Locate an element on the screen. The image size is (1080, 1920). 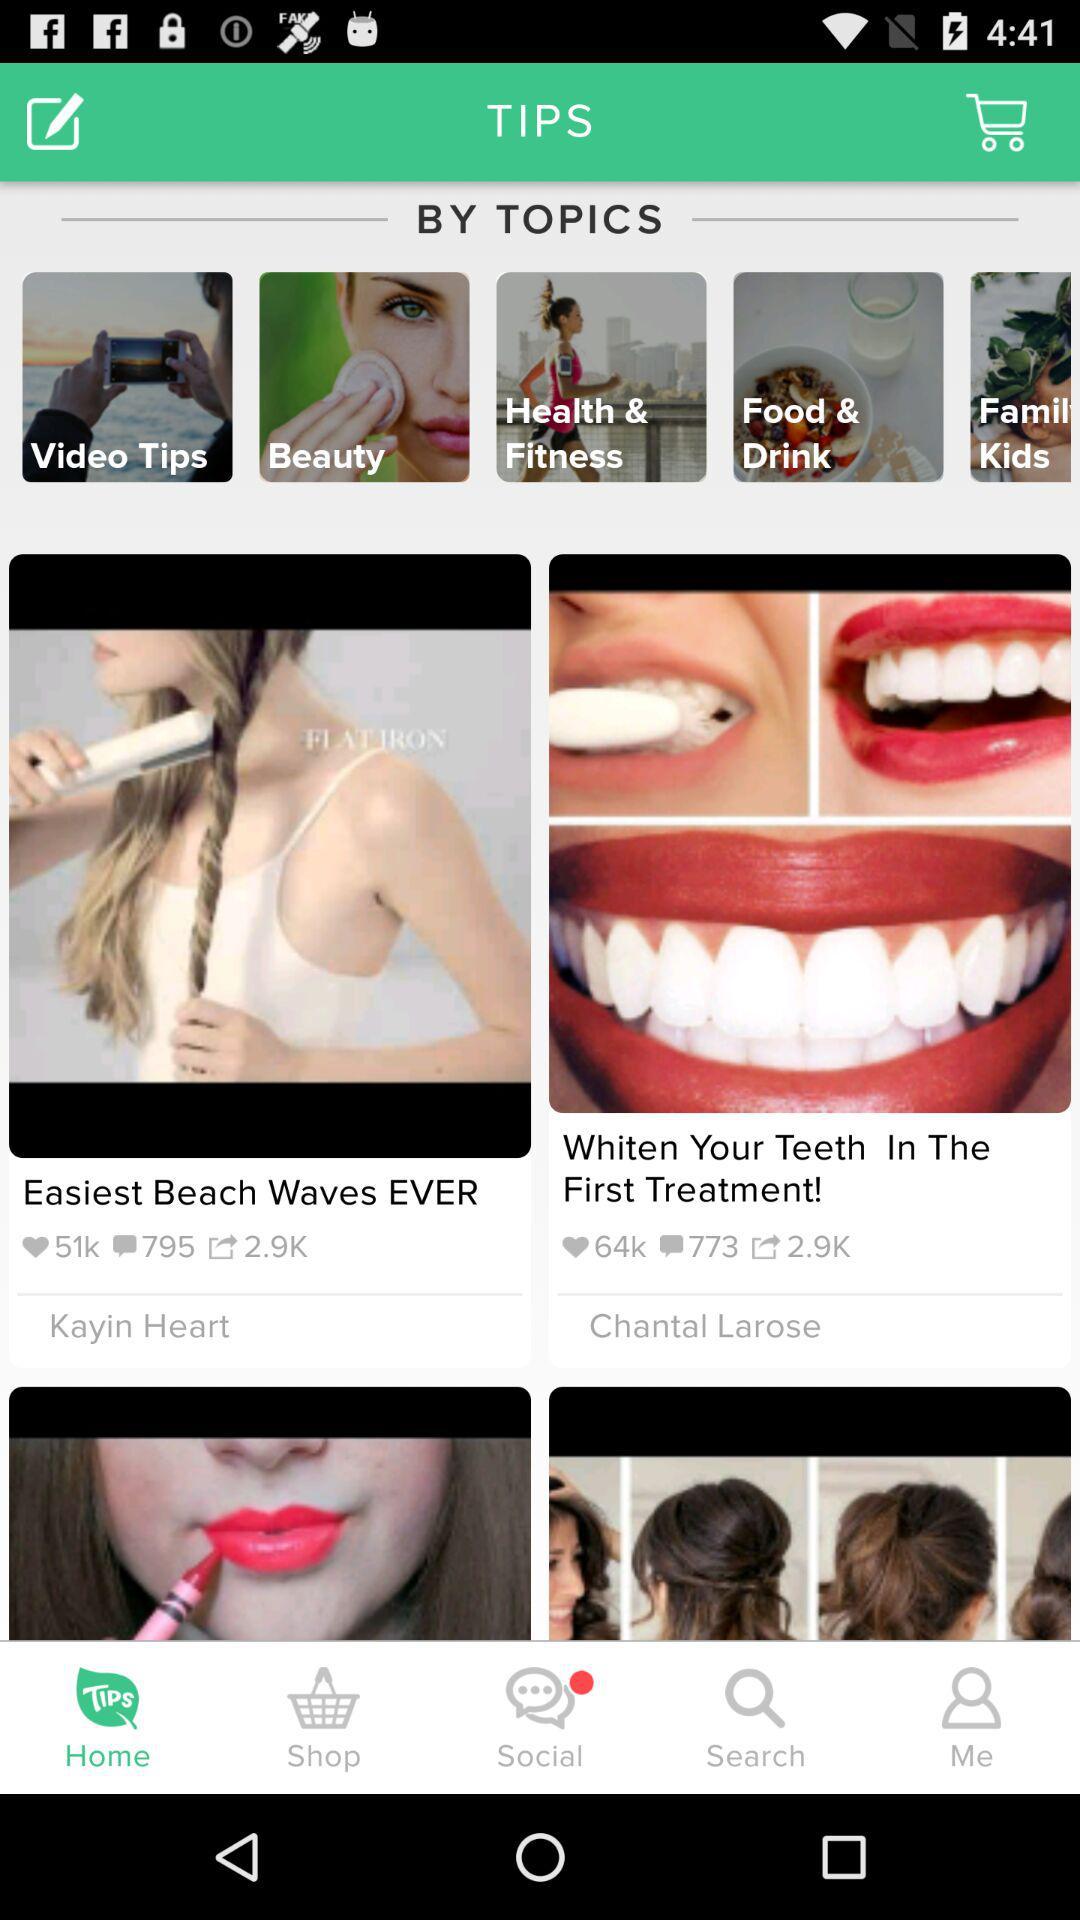
icon above me is located at coordinates (971, 1697).